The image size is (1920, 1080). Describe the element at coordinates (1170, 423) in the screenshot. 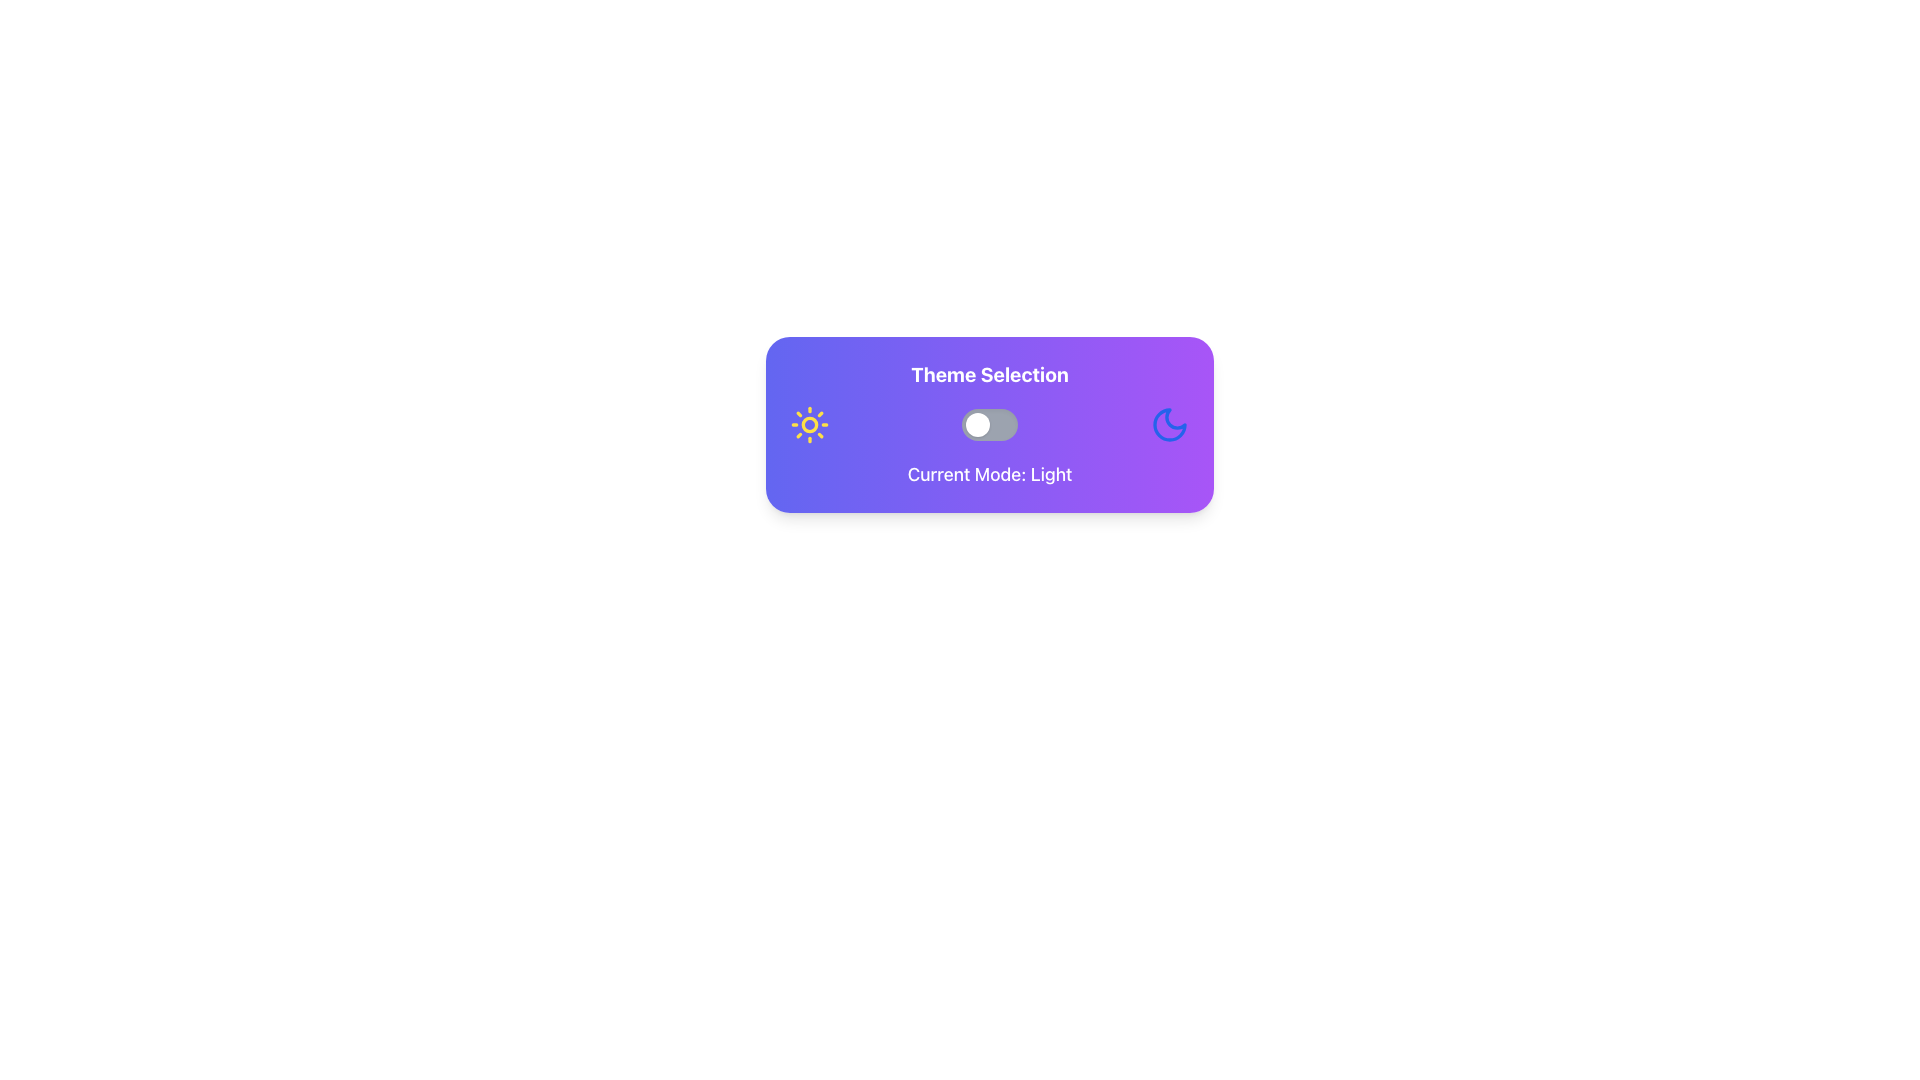

I see `the crescent moon icon, which is styled prominently in blue and located on the rightmost area of the theme selector interface` at that location.